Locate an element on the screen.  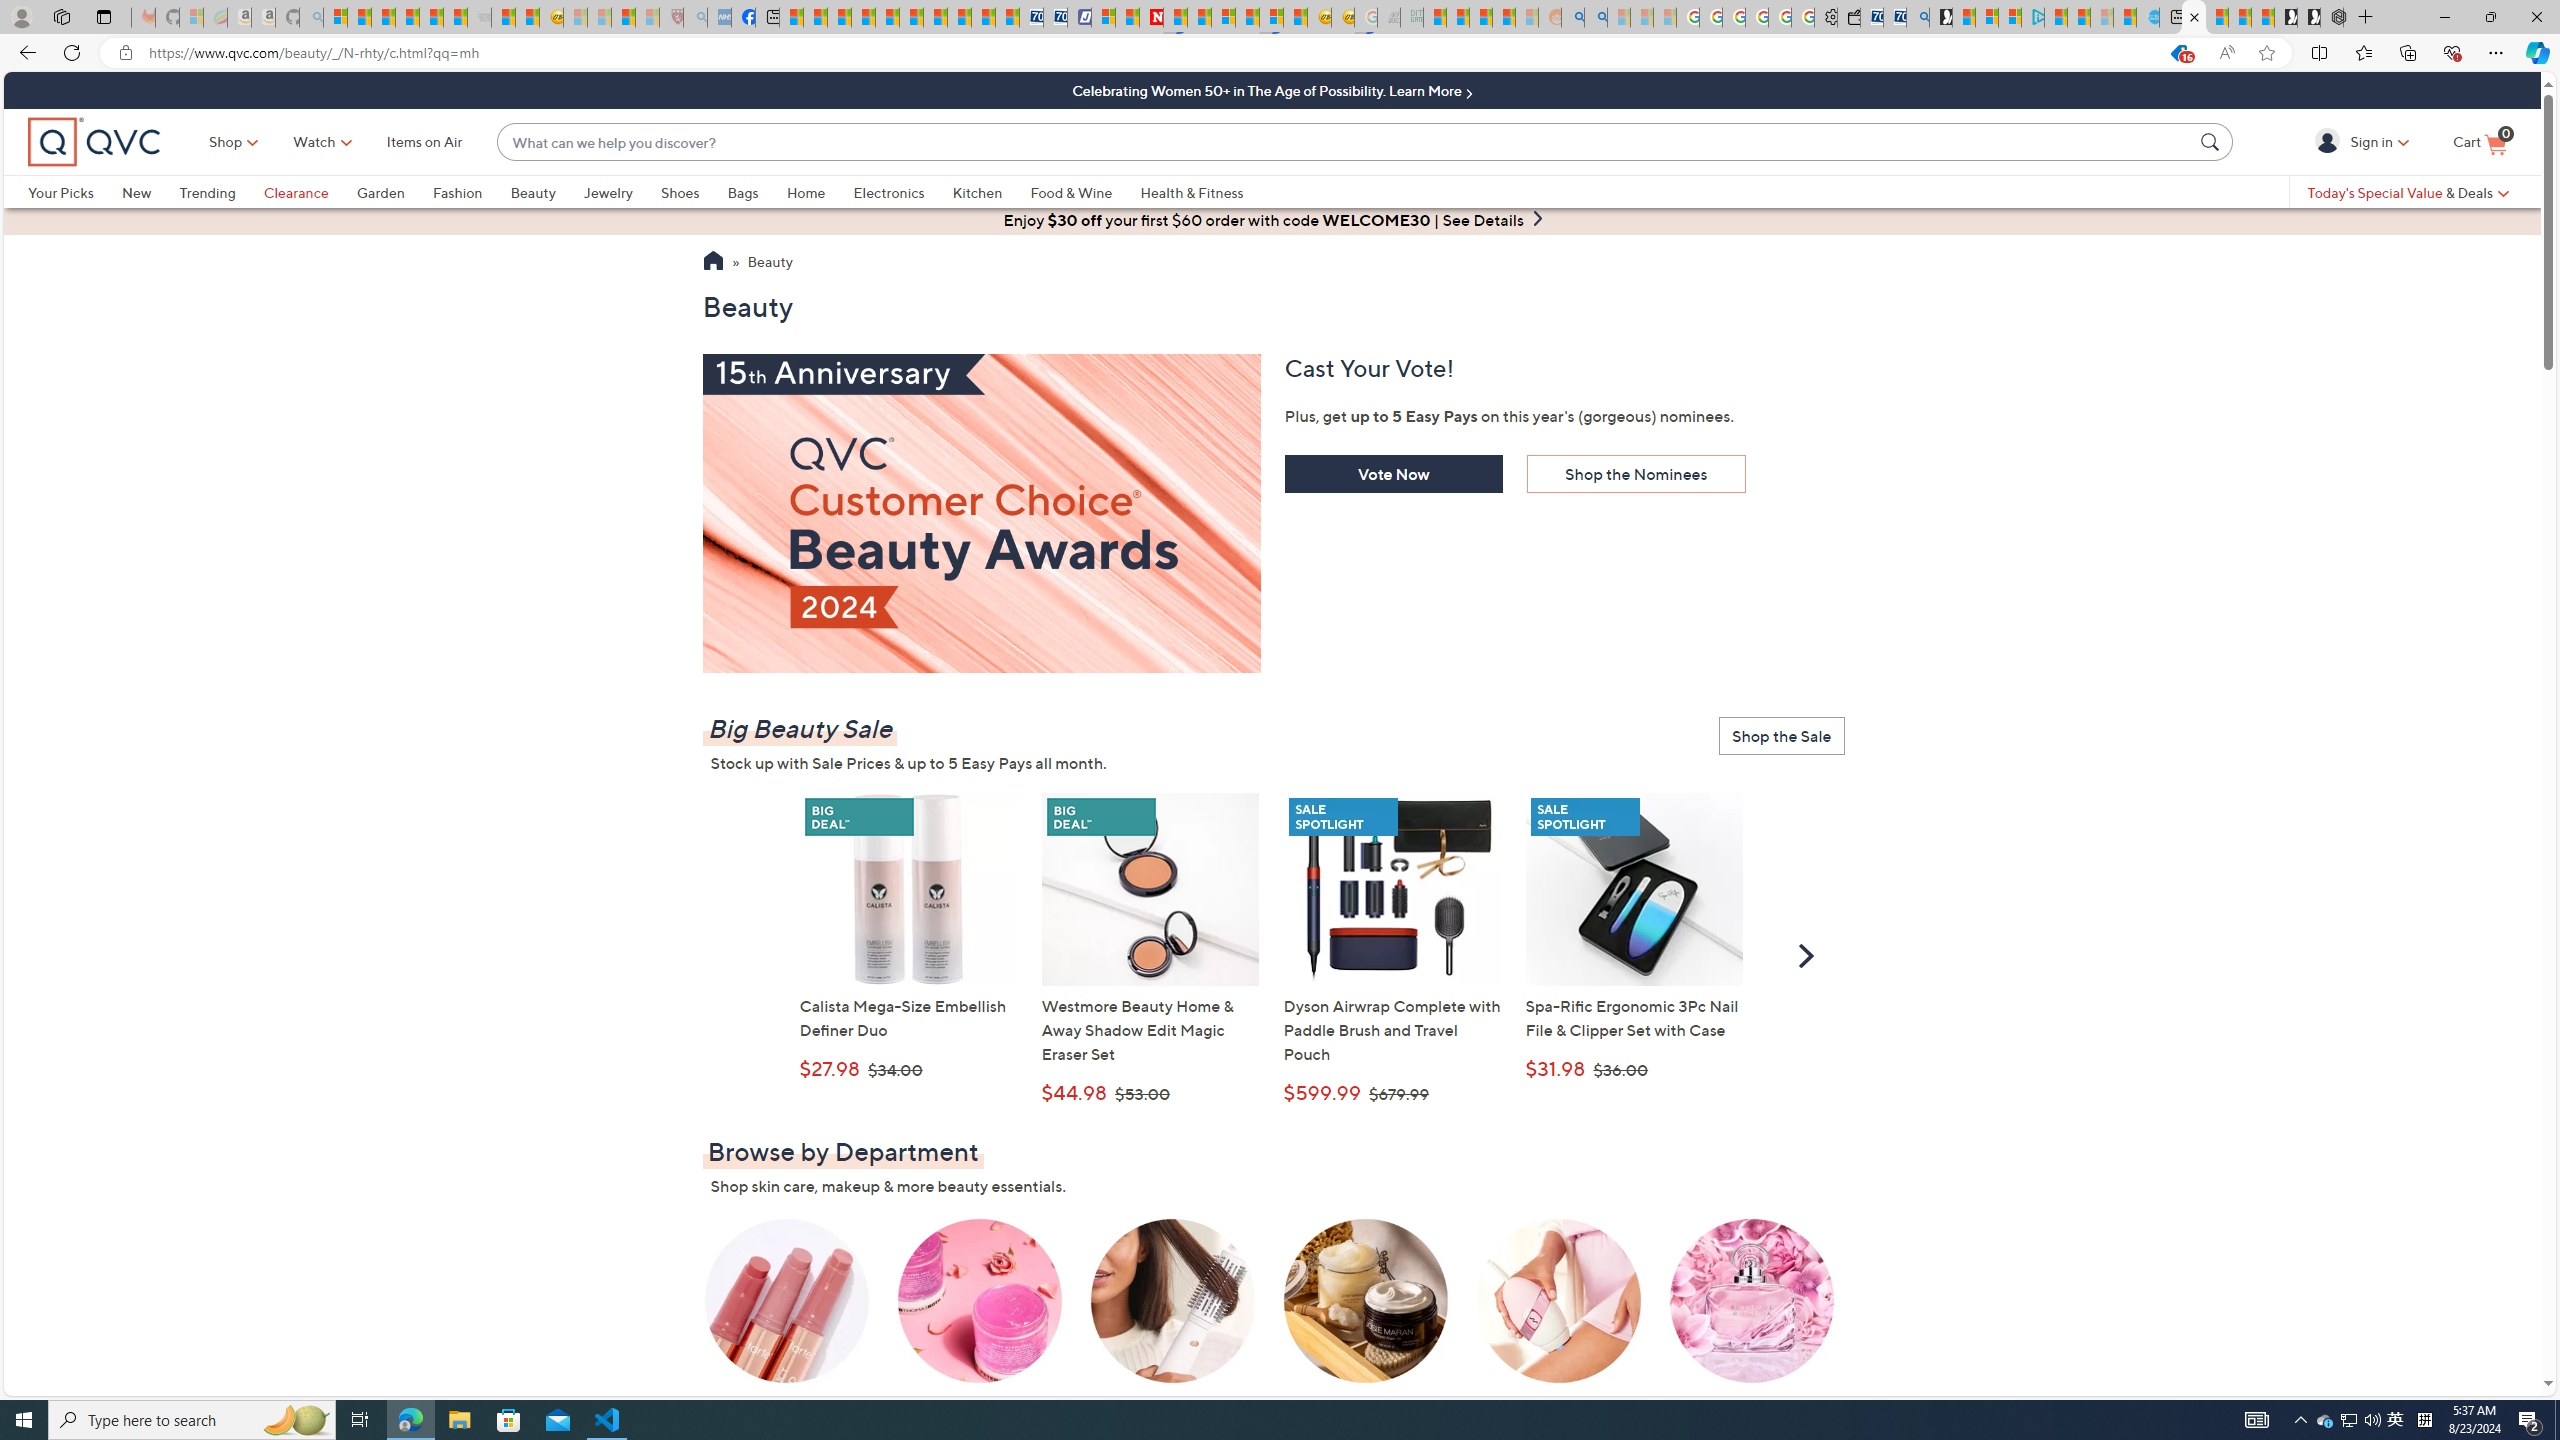
'Trending' is located at coordinates (220, 191).